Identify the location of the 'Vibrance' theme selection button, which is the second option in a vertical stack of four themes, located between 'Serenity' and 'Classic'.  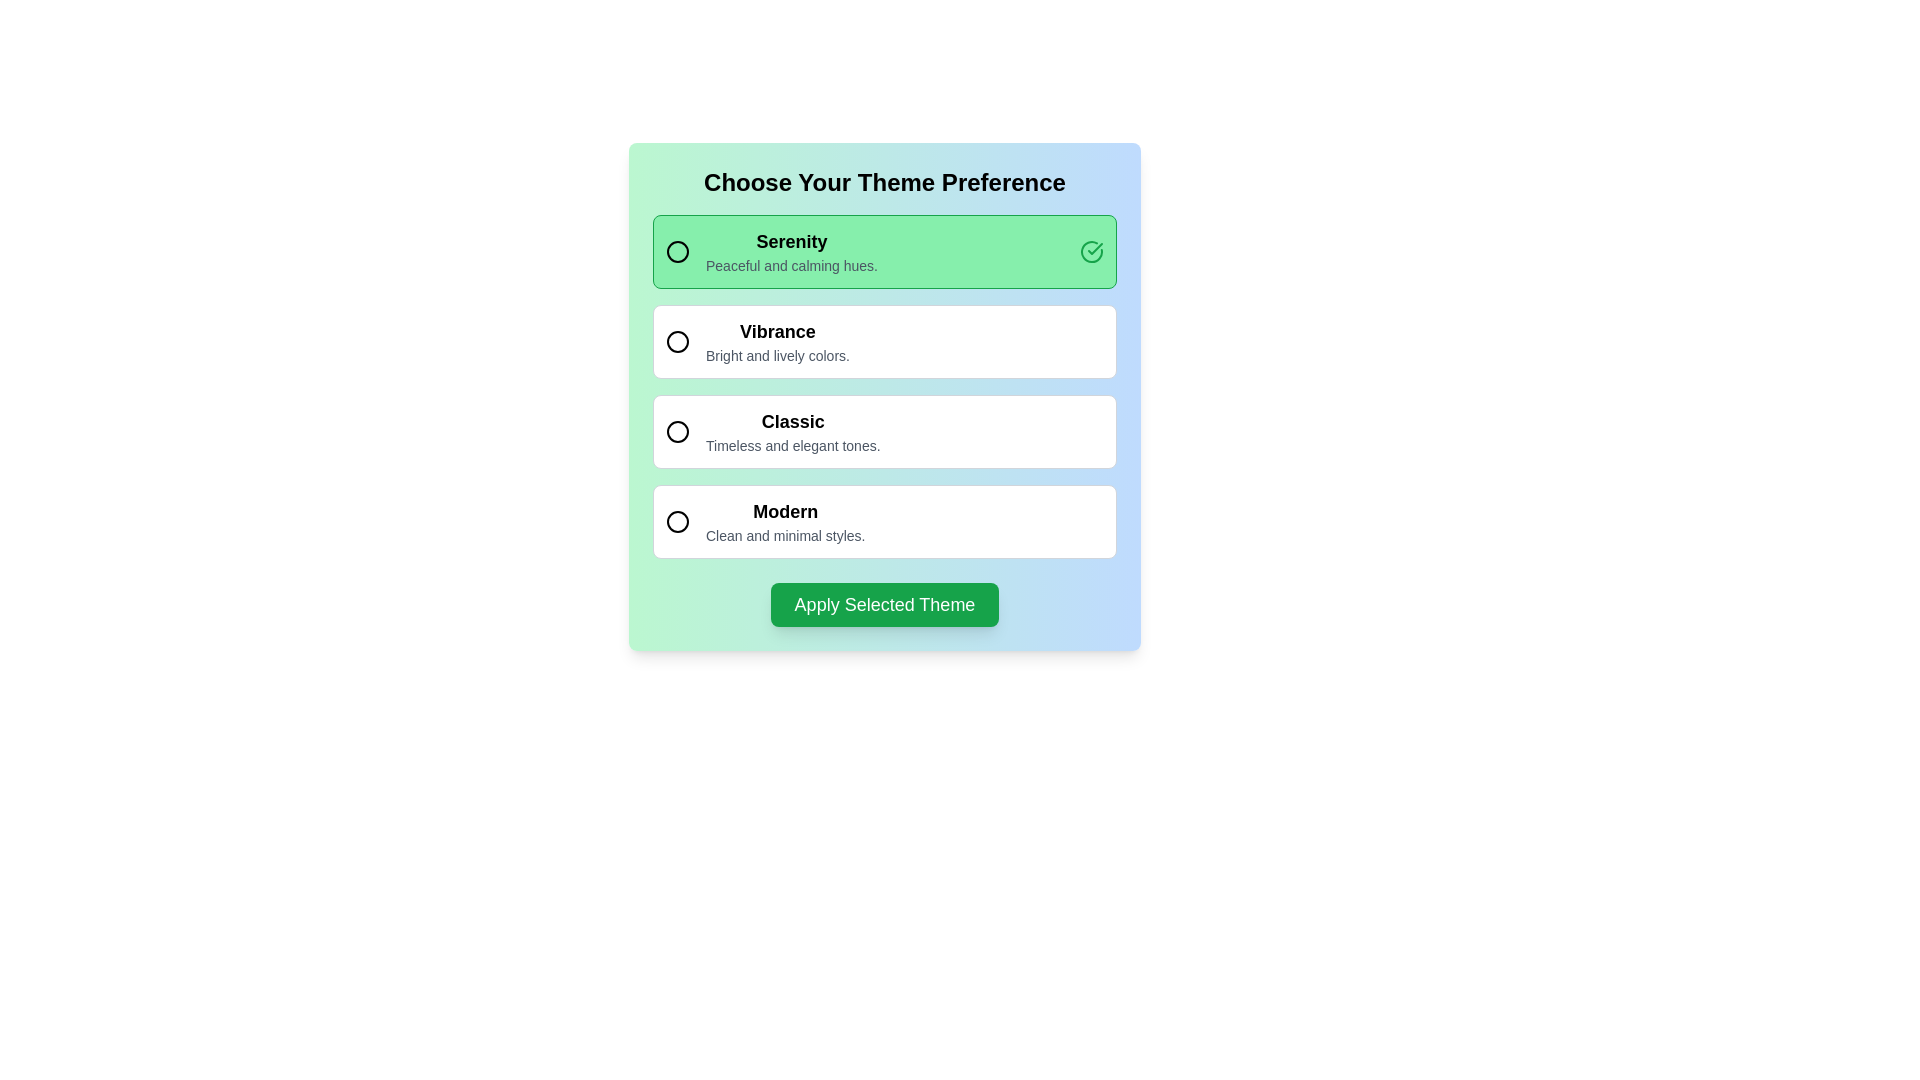
(883, 341).